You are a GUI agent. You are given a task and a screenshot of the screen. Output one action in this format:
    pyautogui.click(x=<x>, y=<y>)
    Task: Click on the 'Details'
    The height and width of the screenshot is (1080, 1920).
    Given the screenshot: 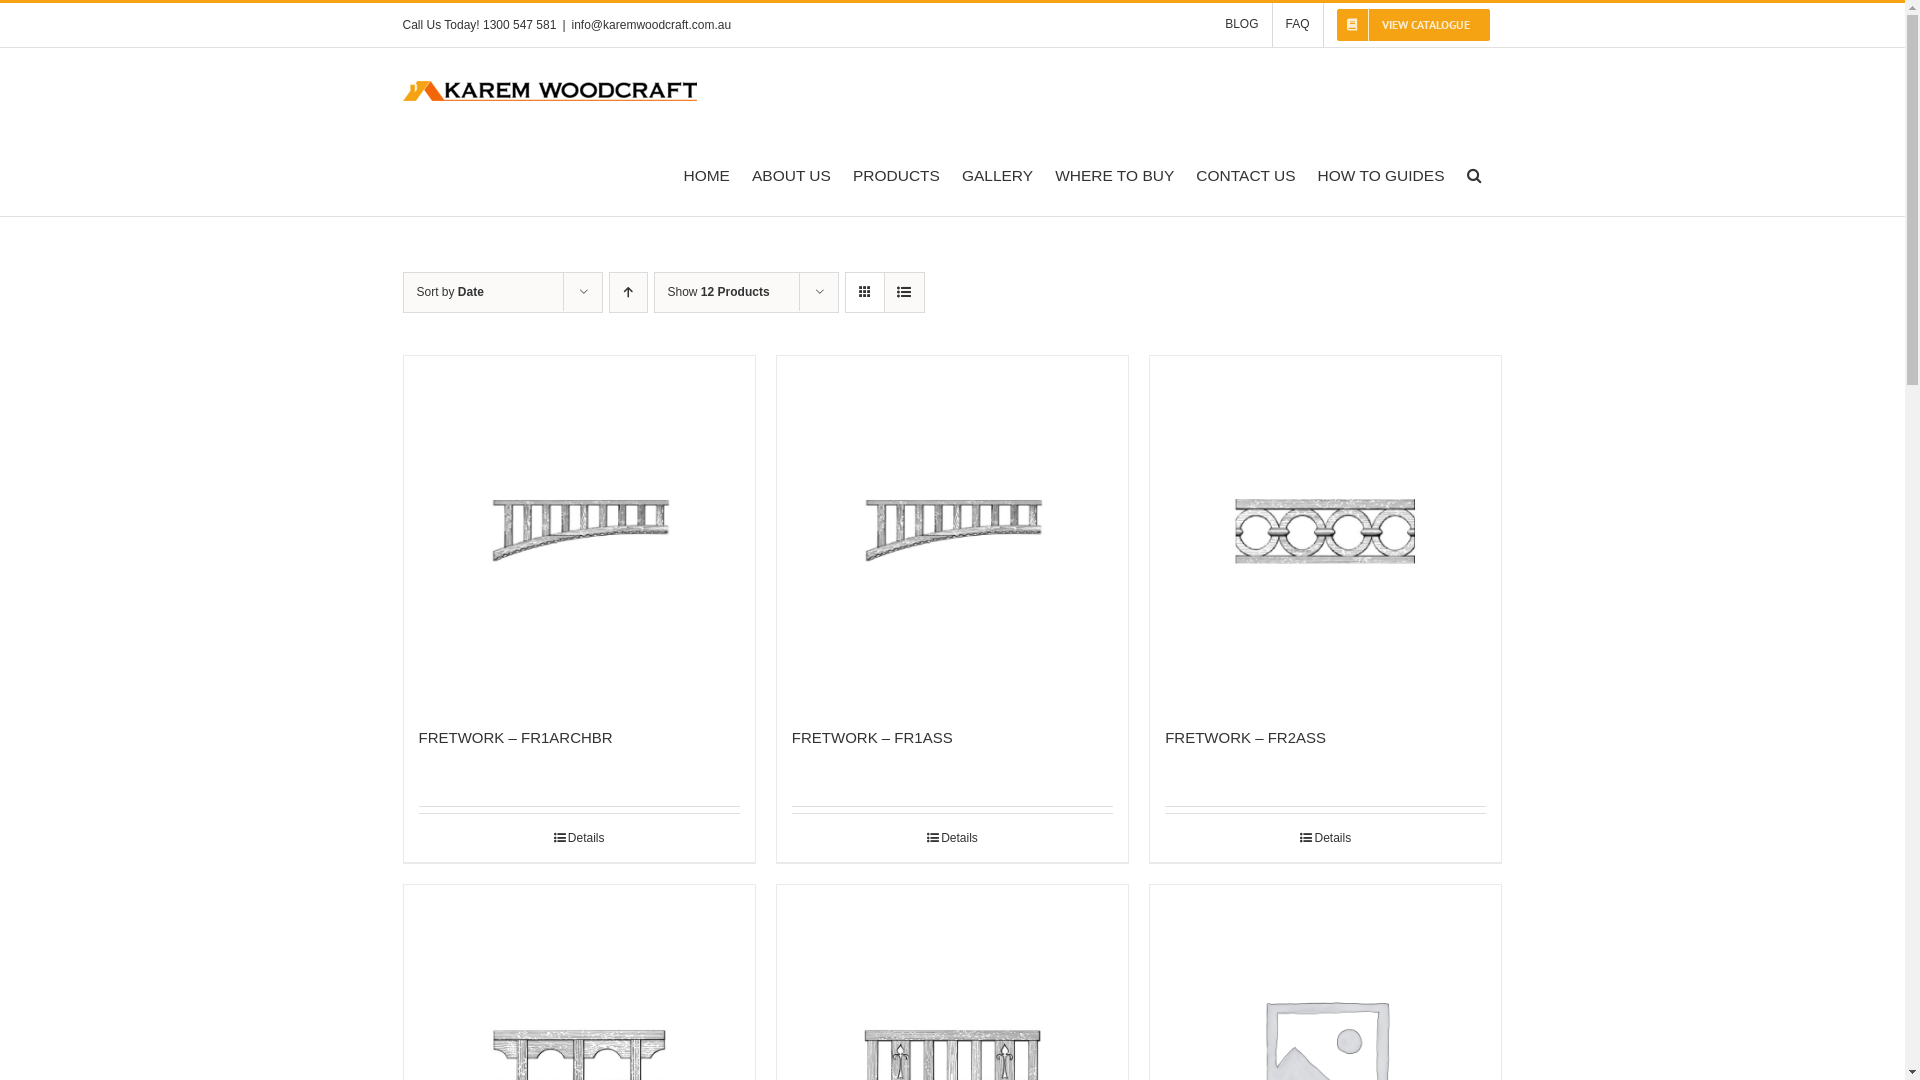 What is the action you would take?
    pyautogui.click(x=1325, y=837)
    